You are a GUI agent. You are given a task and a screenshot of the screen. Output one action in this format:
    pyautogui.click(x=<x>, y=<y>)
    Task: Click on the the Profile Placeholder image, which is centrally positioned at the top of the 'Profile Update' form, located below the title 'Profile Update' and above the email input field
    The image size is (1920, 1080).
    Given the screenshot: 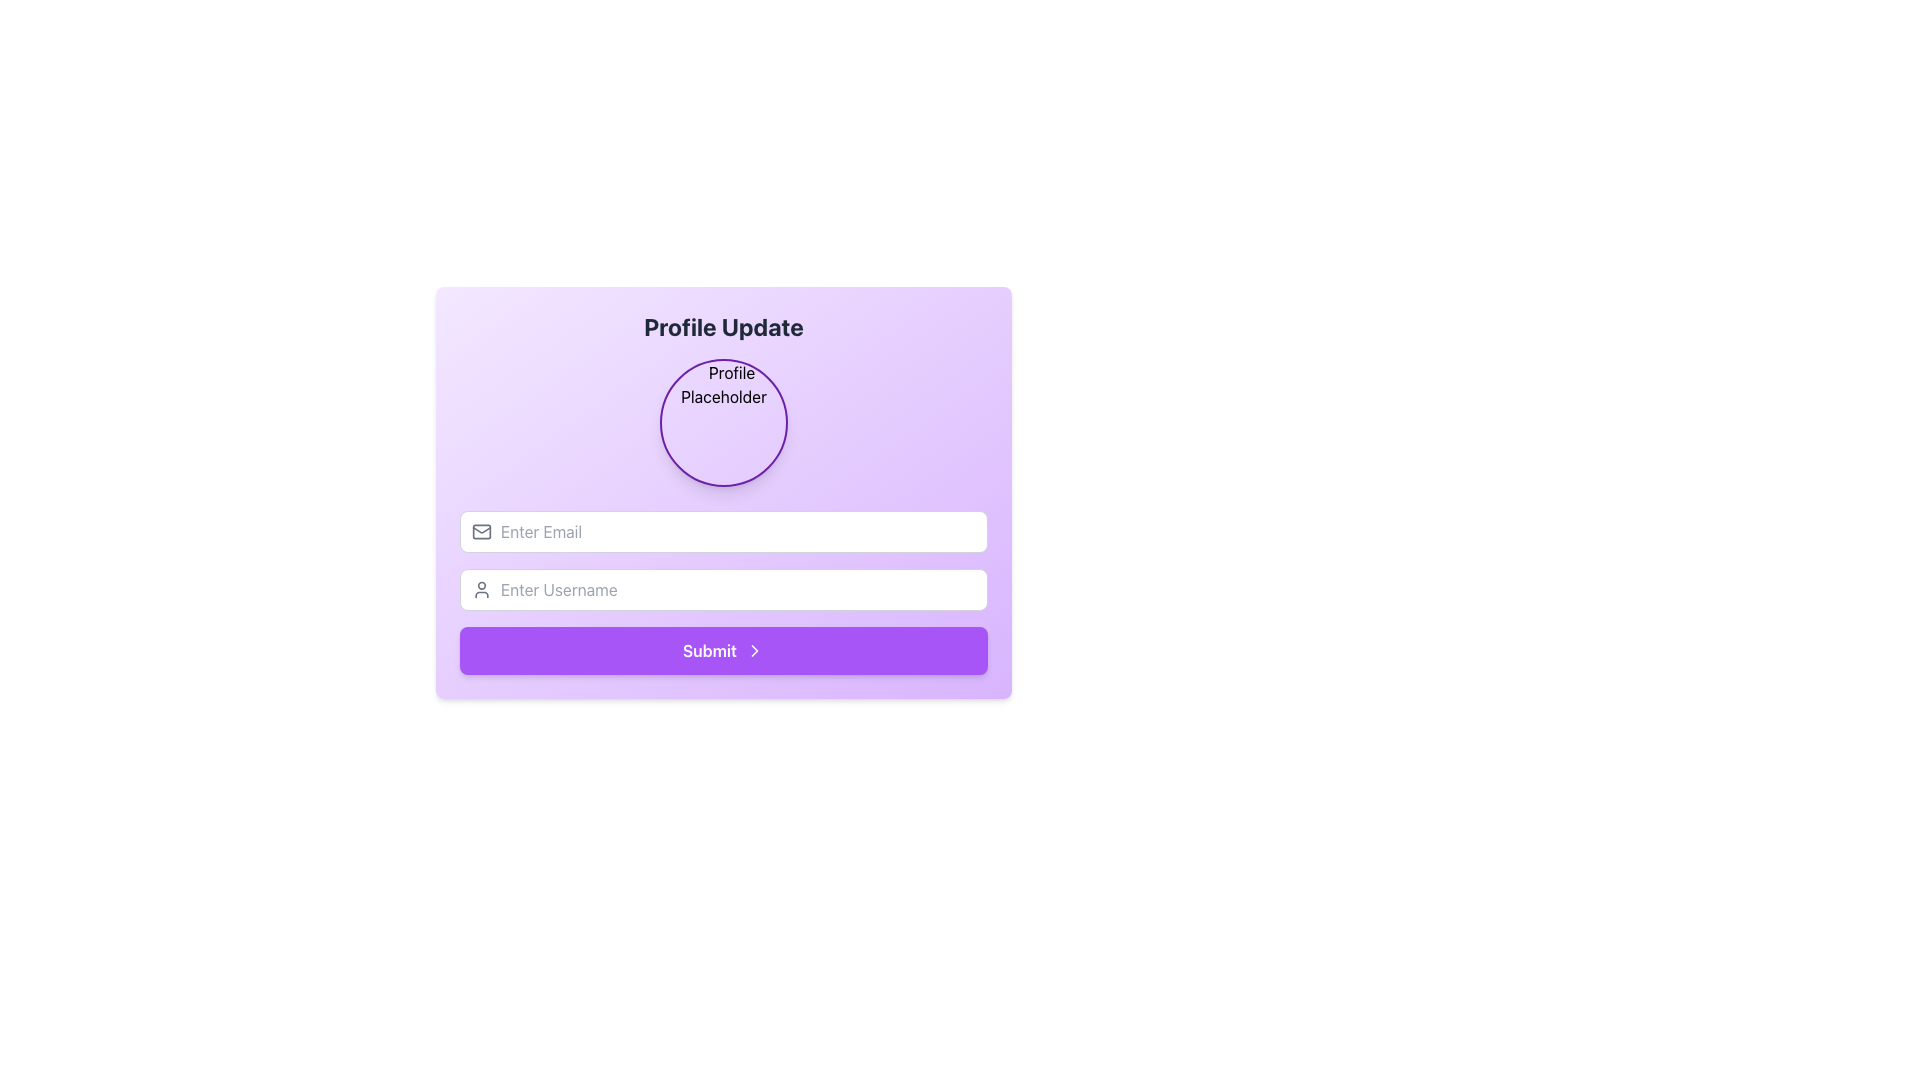 What is the action you would take?
    pyautogui.click(x=723, y=422)
    